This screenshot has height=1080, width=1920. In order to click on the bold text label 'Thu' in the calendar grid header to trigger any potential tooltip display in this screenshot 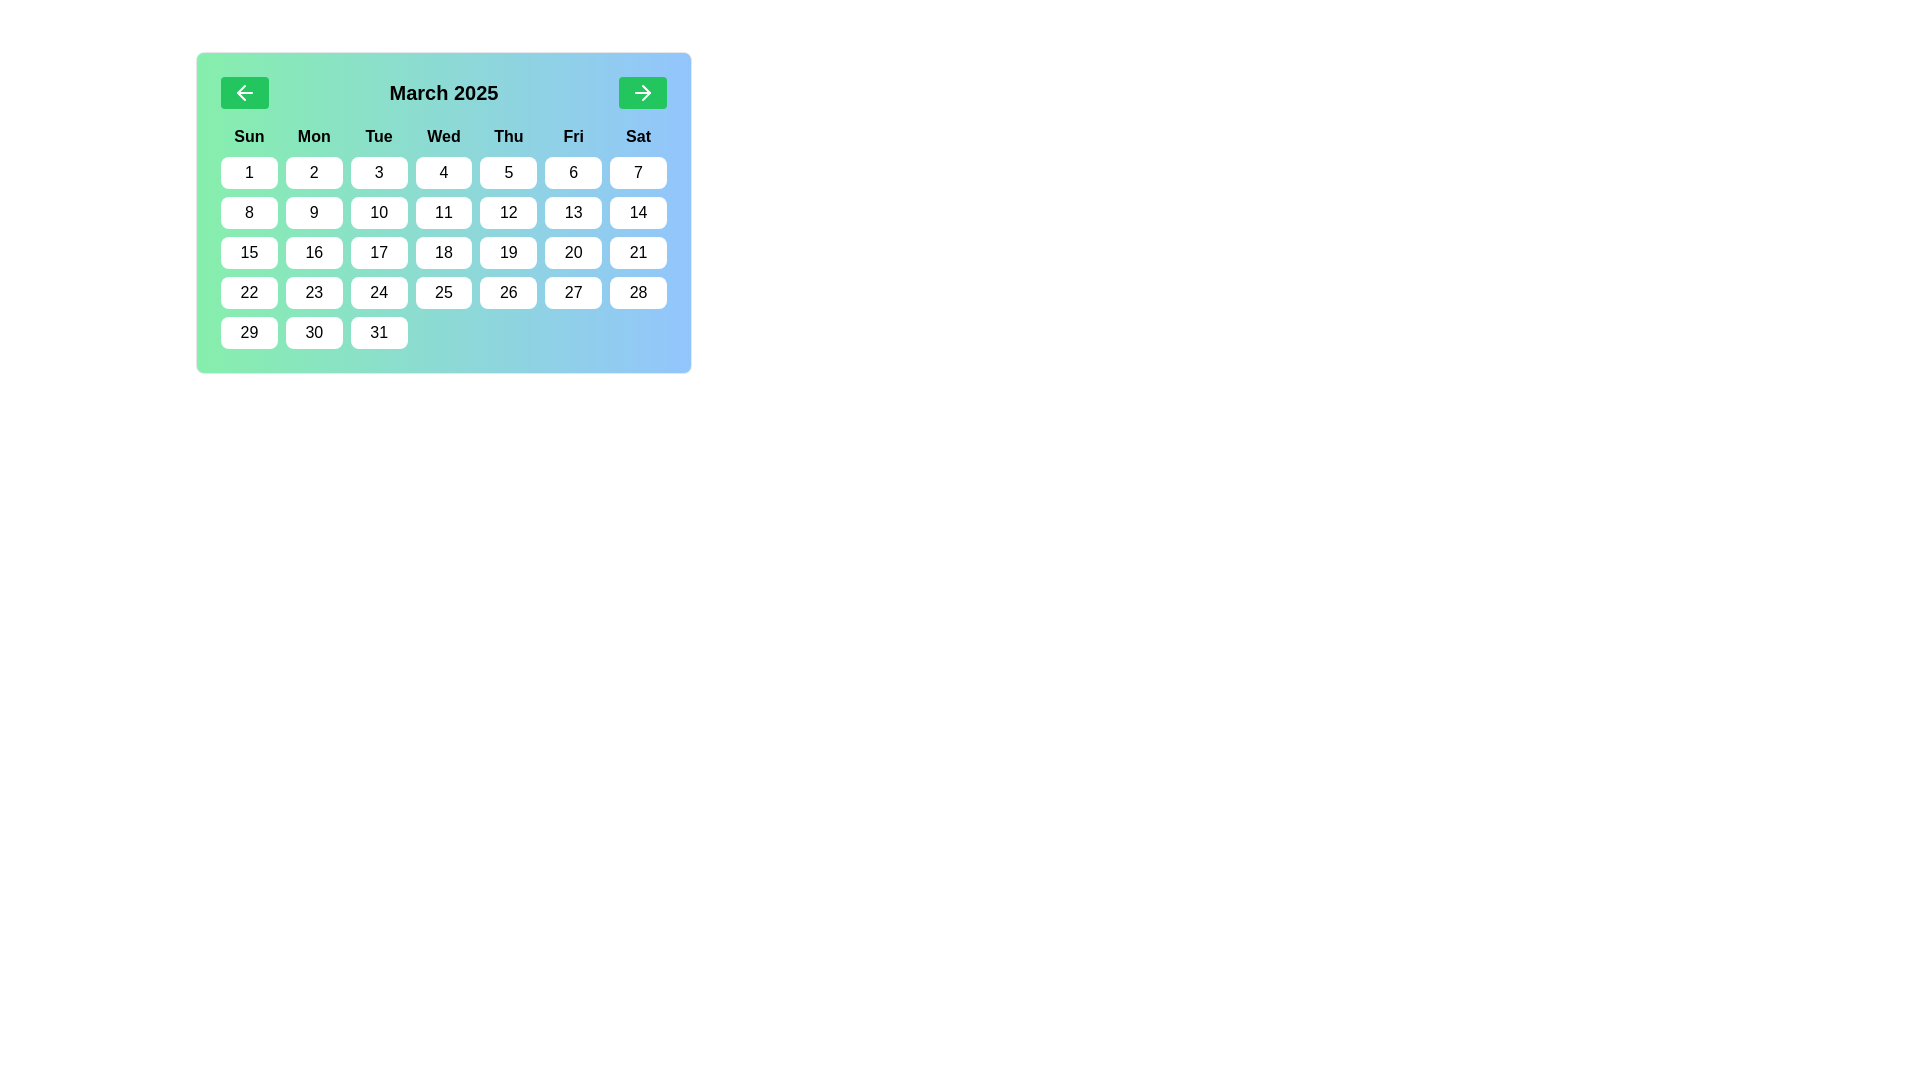, I will do `click(508, 136)`.